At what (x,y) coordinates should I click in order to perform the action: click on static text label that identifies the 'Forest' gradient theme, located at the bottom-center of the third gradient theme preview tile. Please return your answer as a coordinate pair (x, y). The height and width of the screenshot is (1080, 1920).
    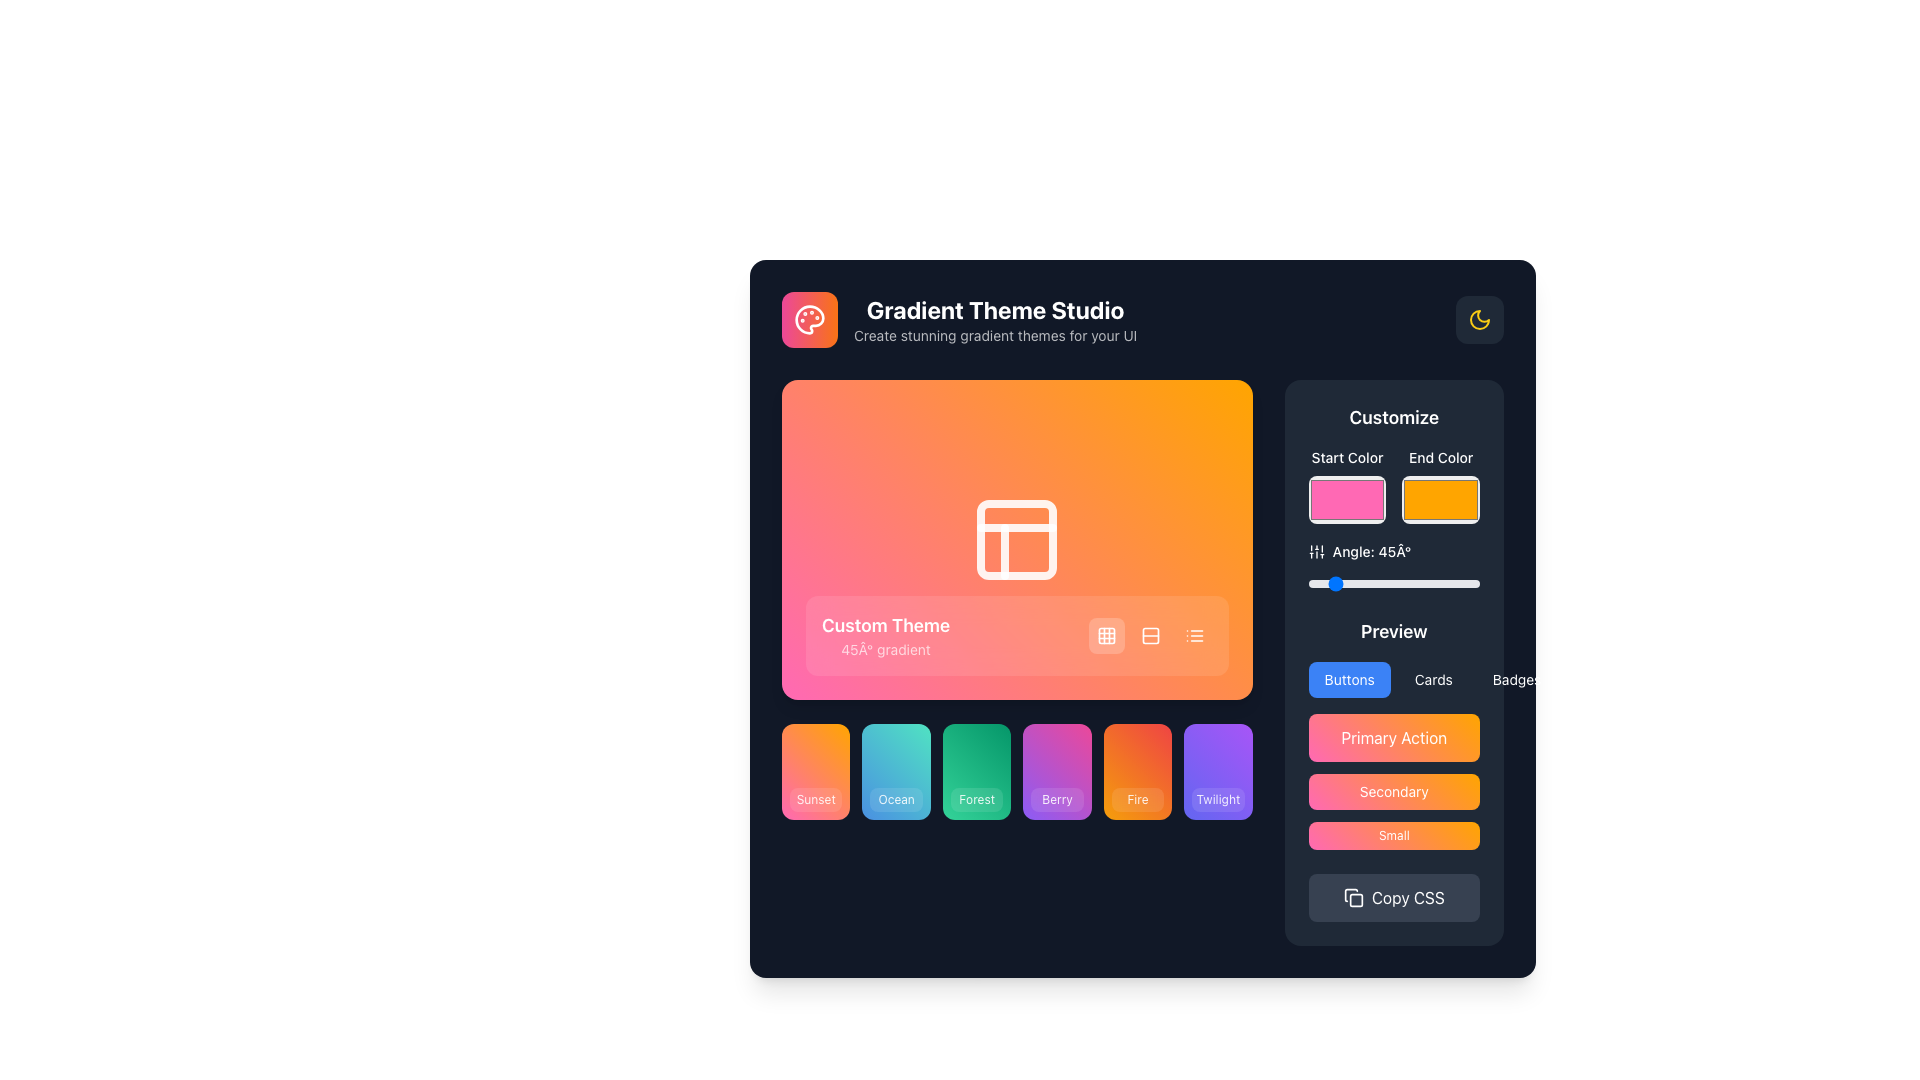
    Looking at the image, I should click on (977, 798).